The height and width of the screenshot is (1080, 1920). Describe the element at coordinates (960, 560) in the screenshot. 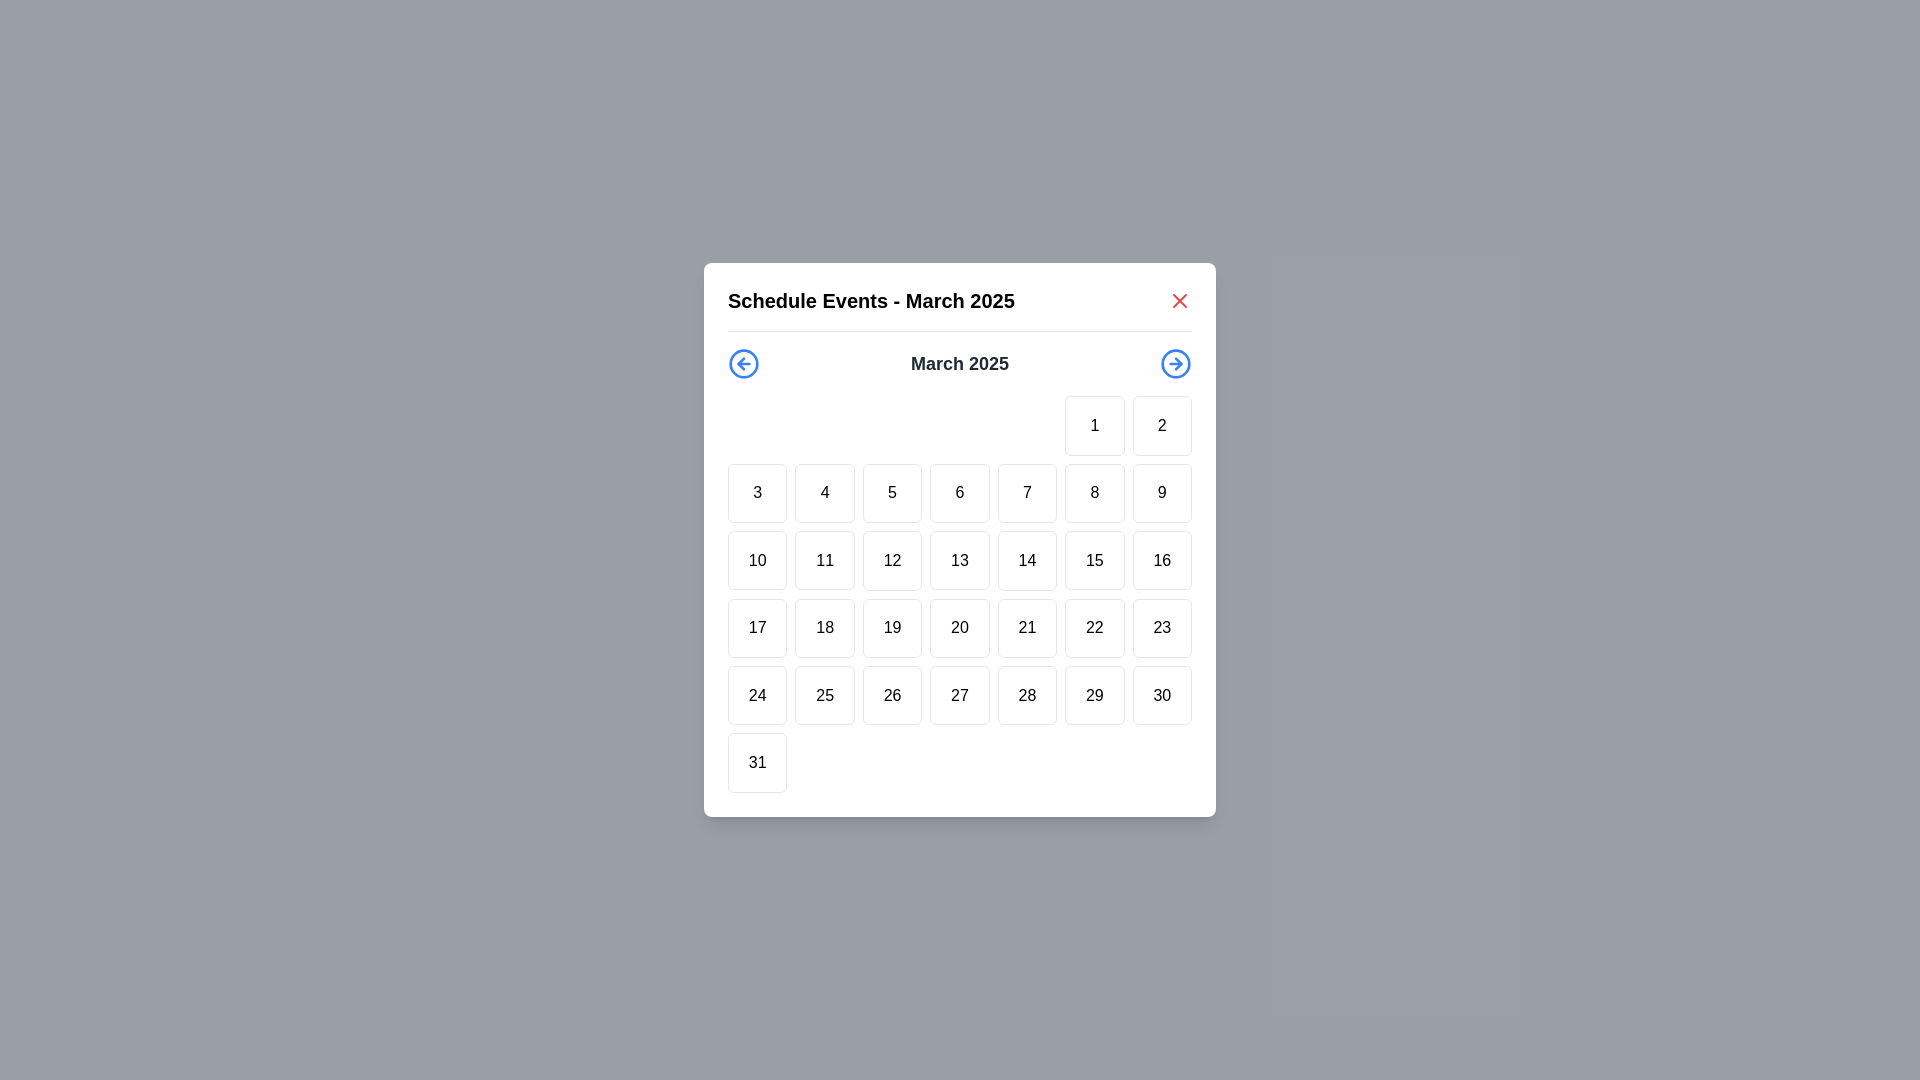

I see `the interactive calendar day button displaying the number '13' to trigger the hover effect` at that location.